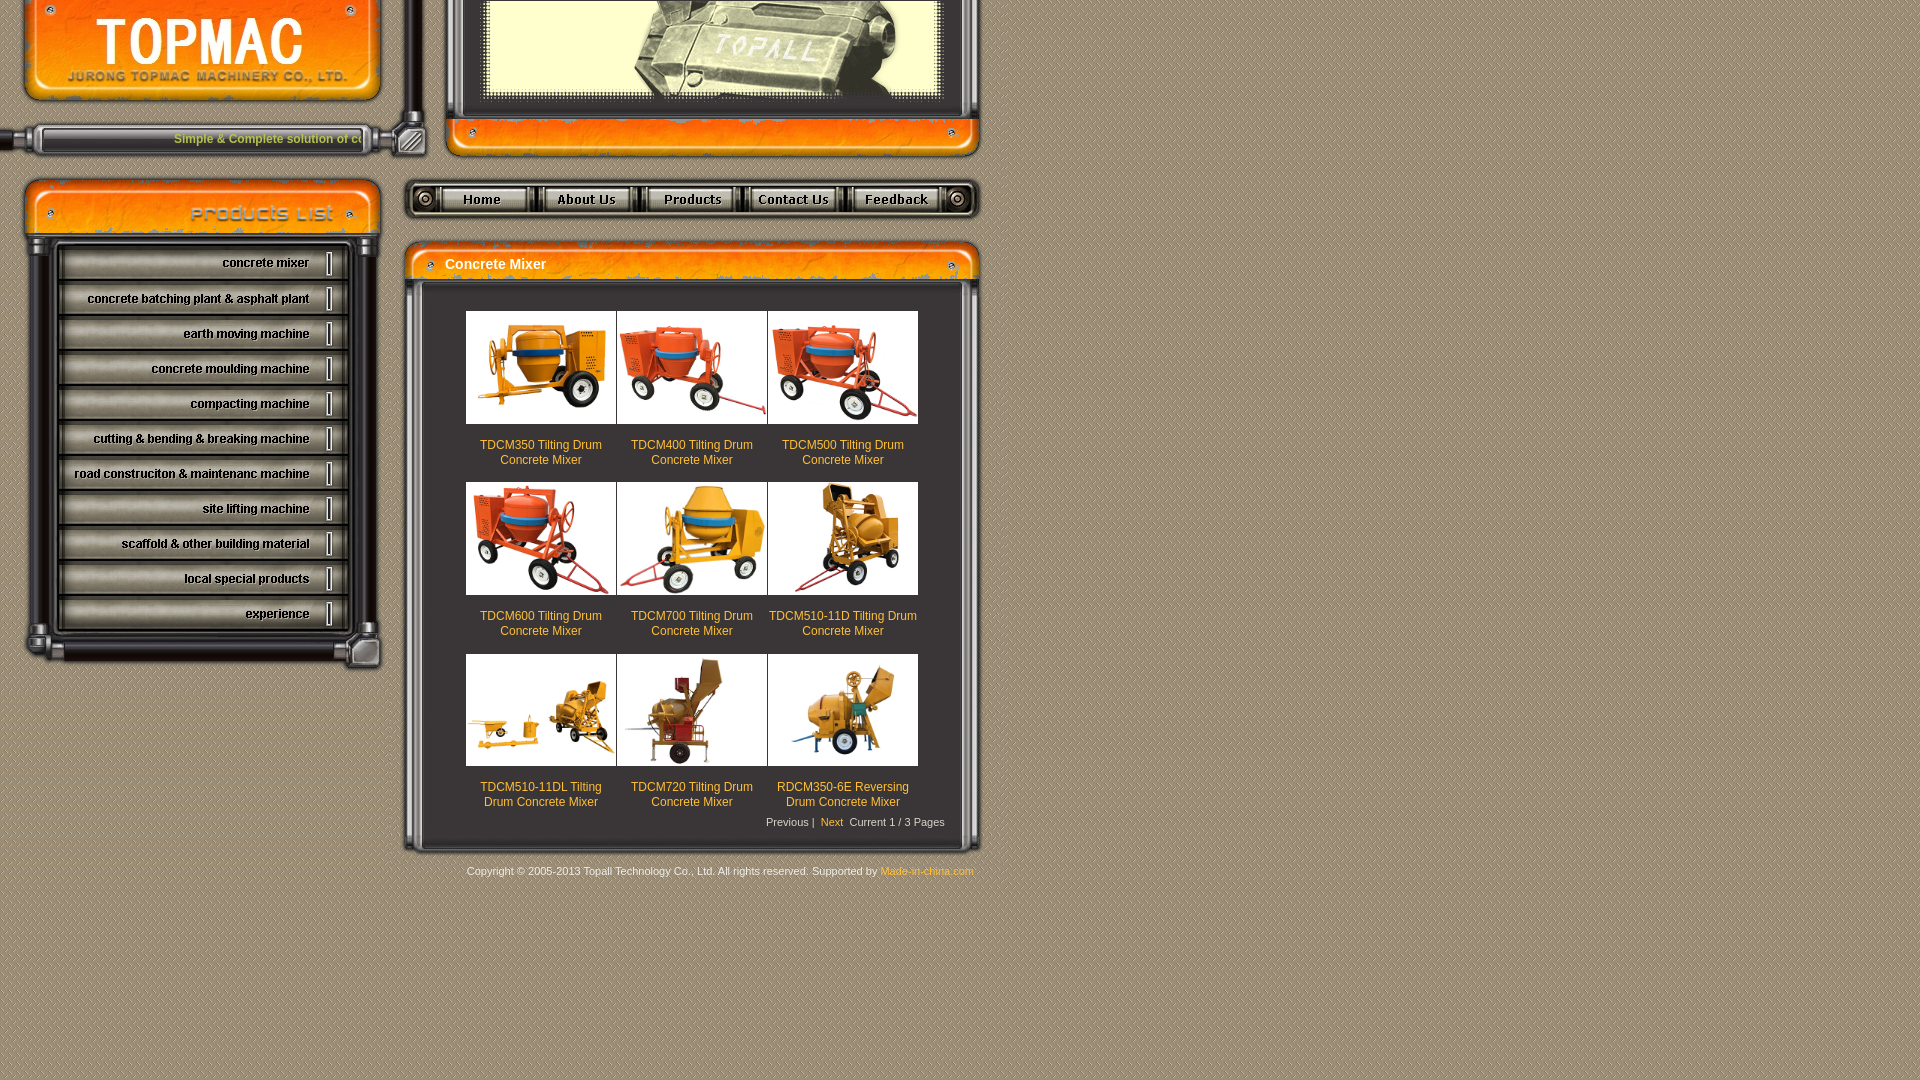 The width and height of the screenshot is (1920, 1080). I want to click on 'ralph lauren home', so click(1267, 230).